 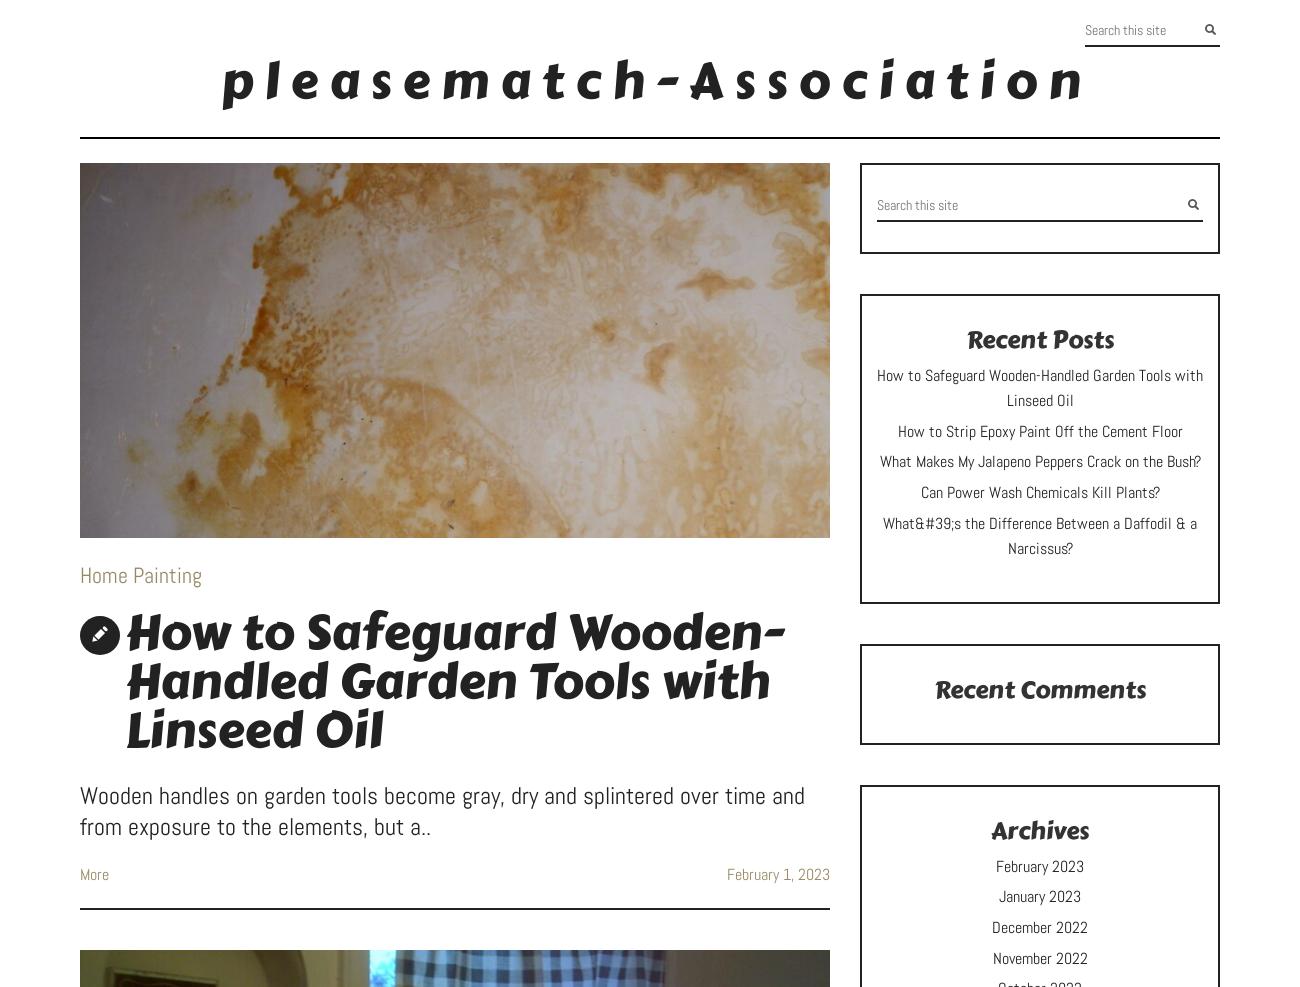 What do you see at coordinates (1040, 895) in the screenshot?
I see `'January 2023'` at bounding box center [1040, 895].